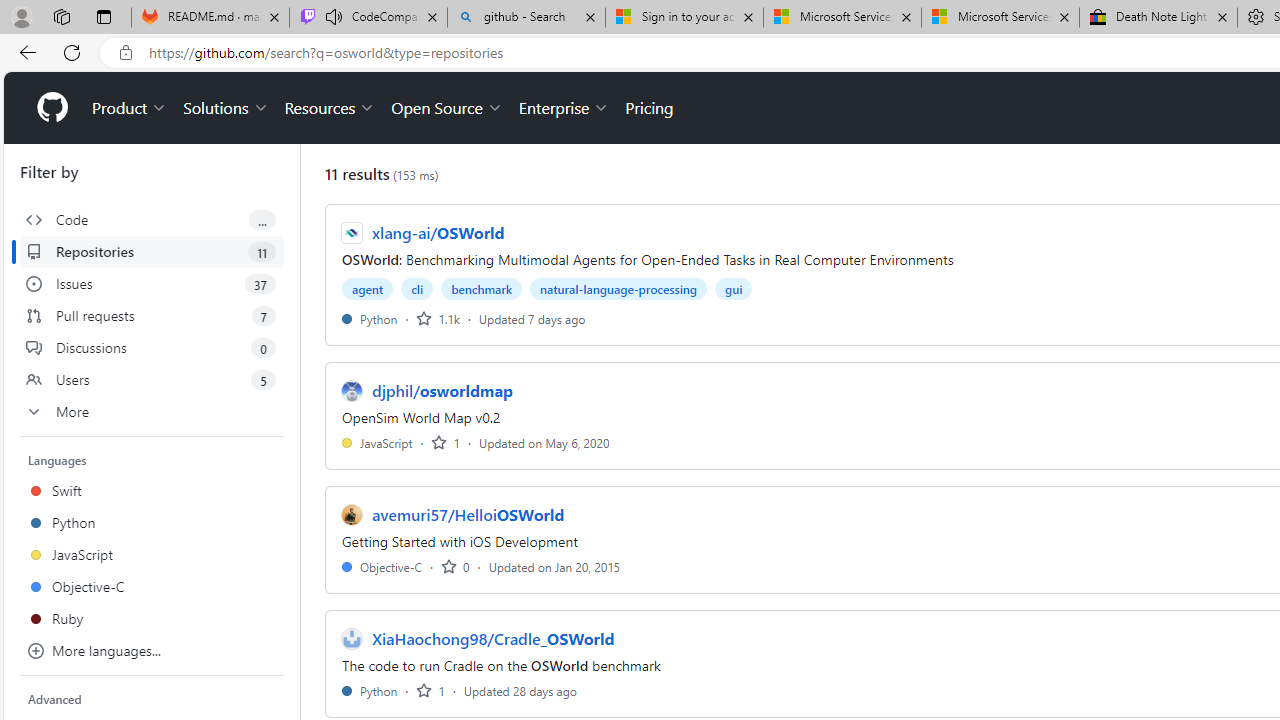 The height and width of the screenshot is (720, 1280). What do you see at coordinates (151, 410) in the screenshot?
I see `'More'` at bounding box center [151, 410].